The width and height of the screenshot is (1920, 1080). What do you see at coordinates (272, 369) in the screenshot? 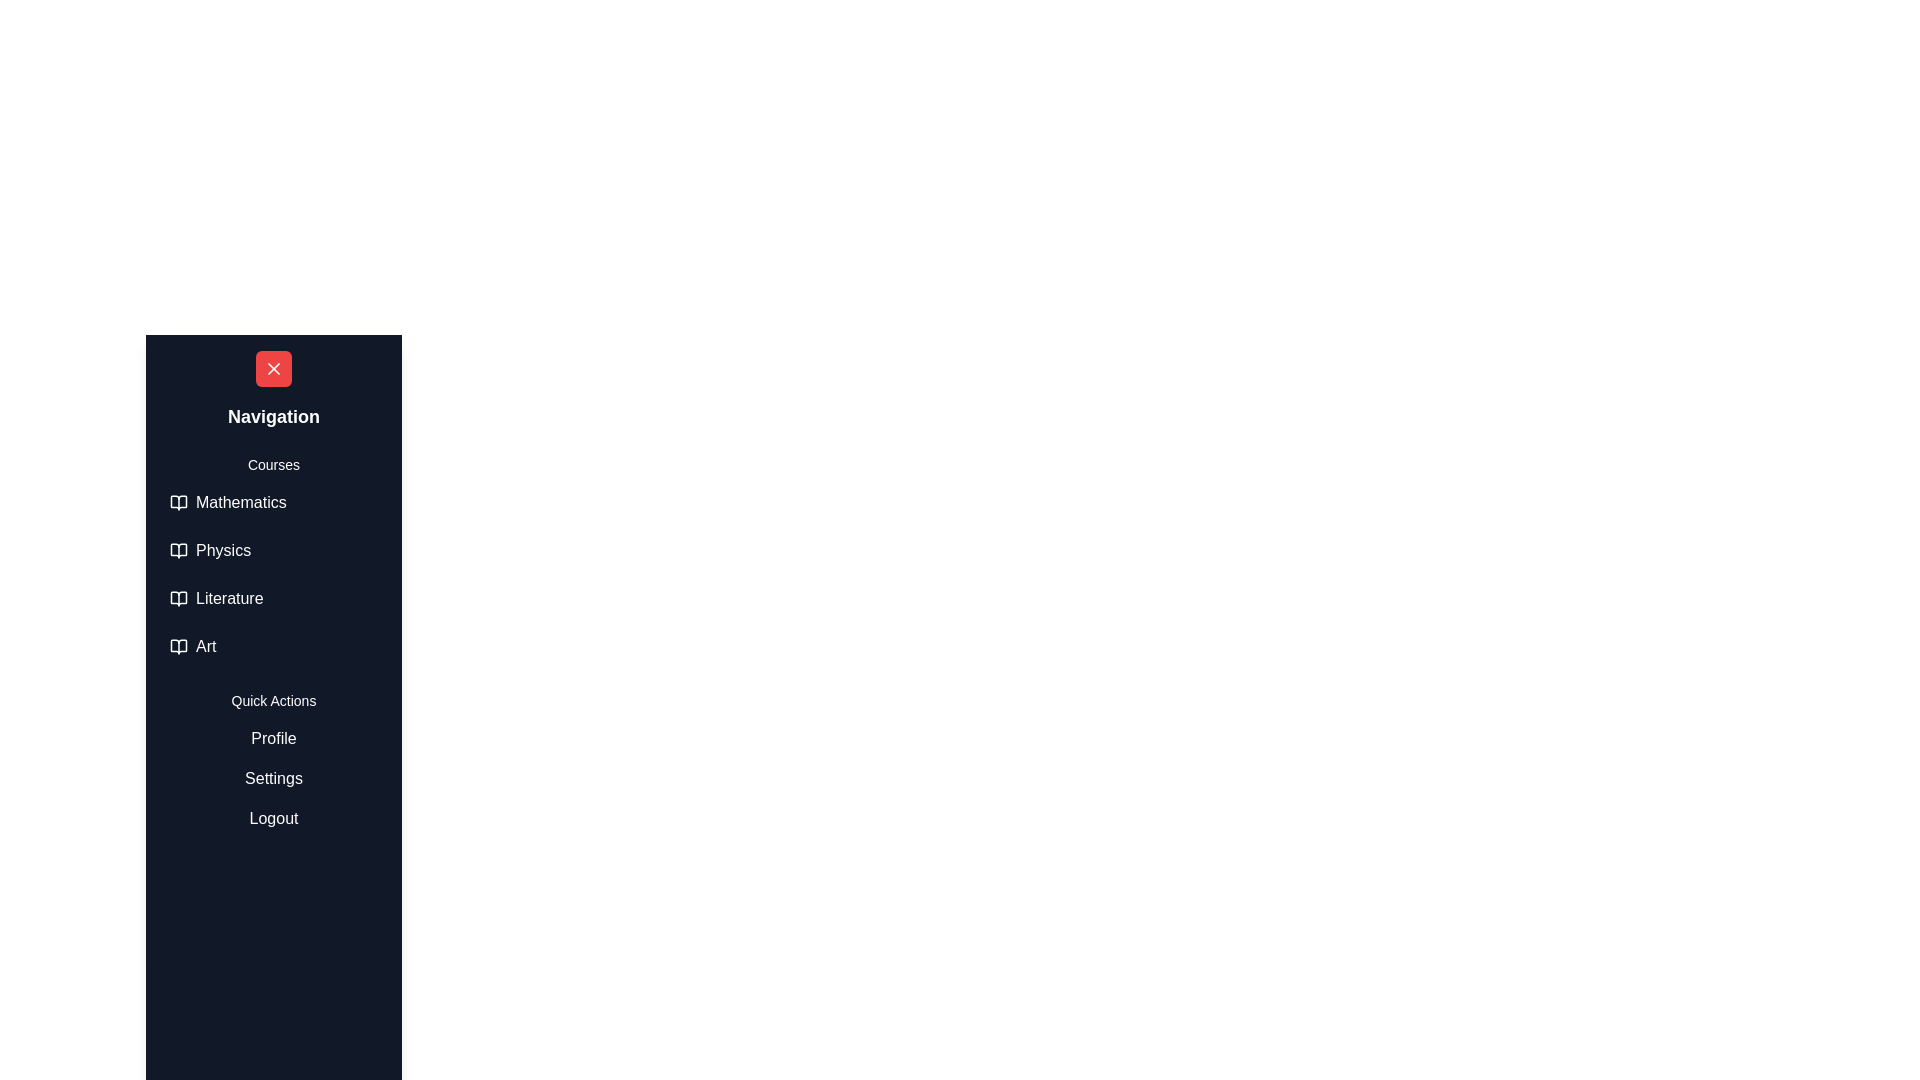
I see `the red square icon with a white 'X' inside, located at the top of the dark sidebar menu` at bounding box center [272, 369].